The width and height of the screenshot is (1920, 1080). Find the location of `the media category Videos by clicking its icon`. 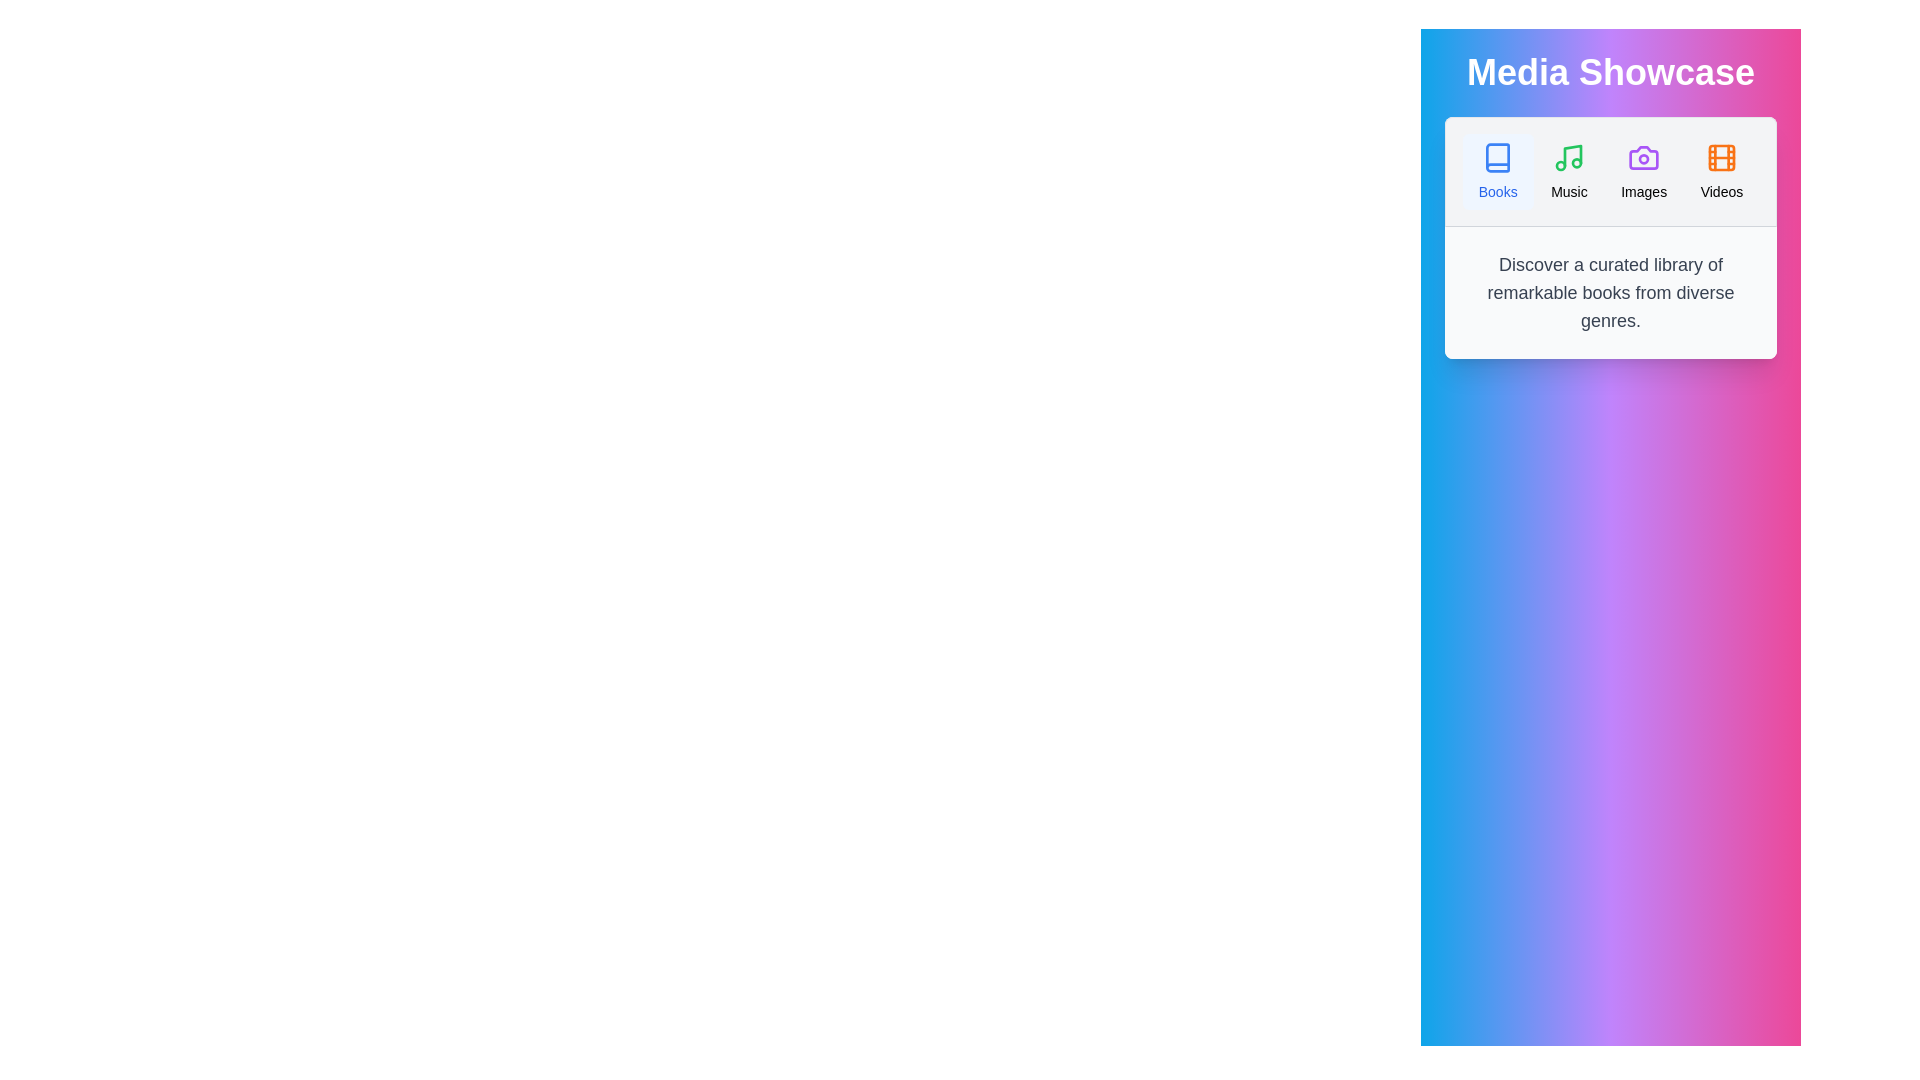

the media category Videos by clicking its icon is located at coordinates (1720, 171).